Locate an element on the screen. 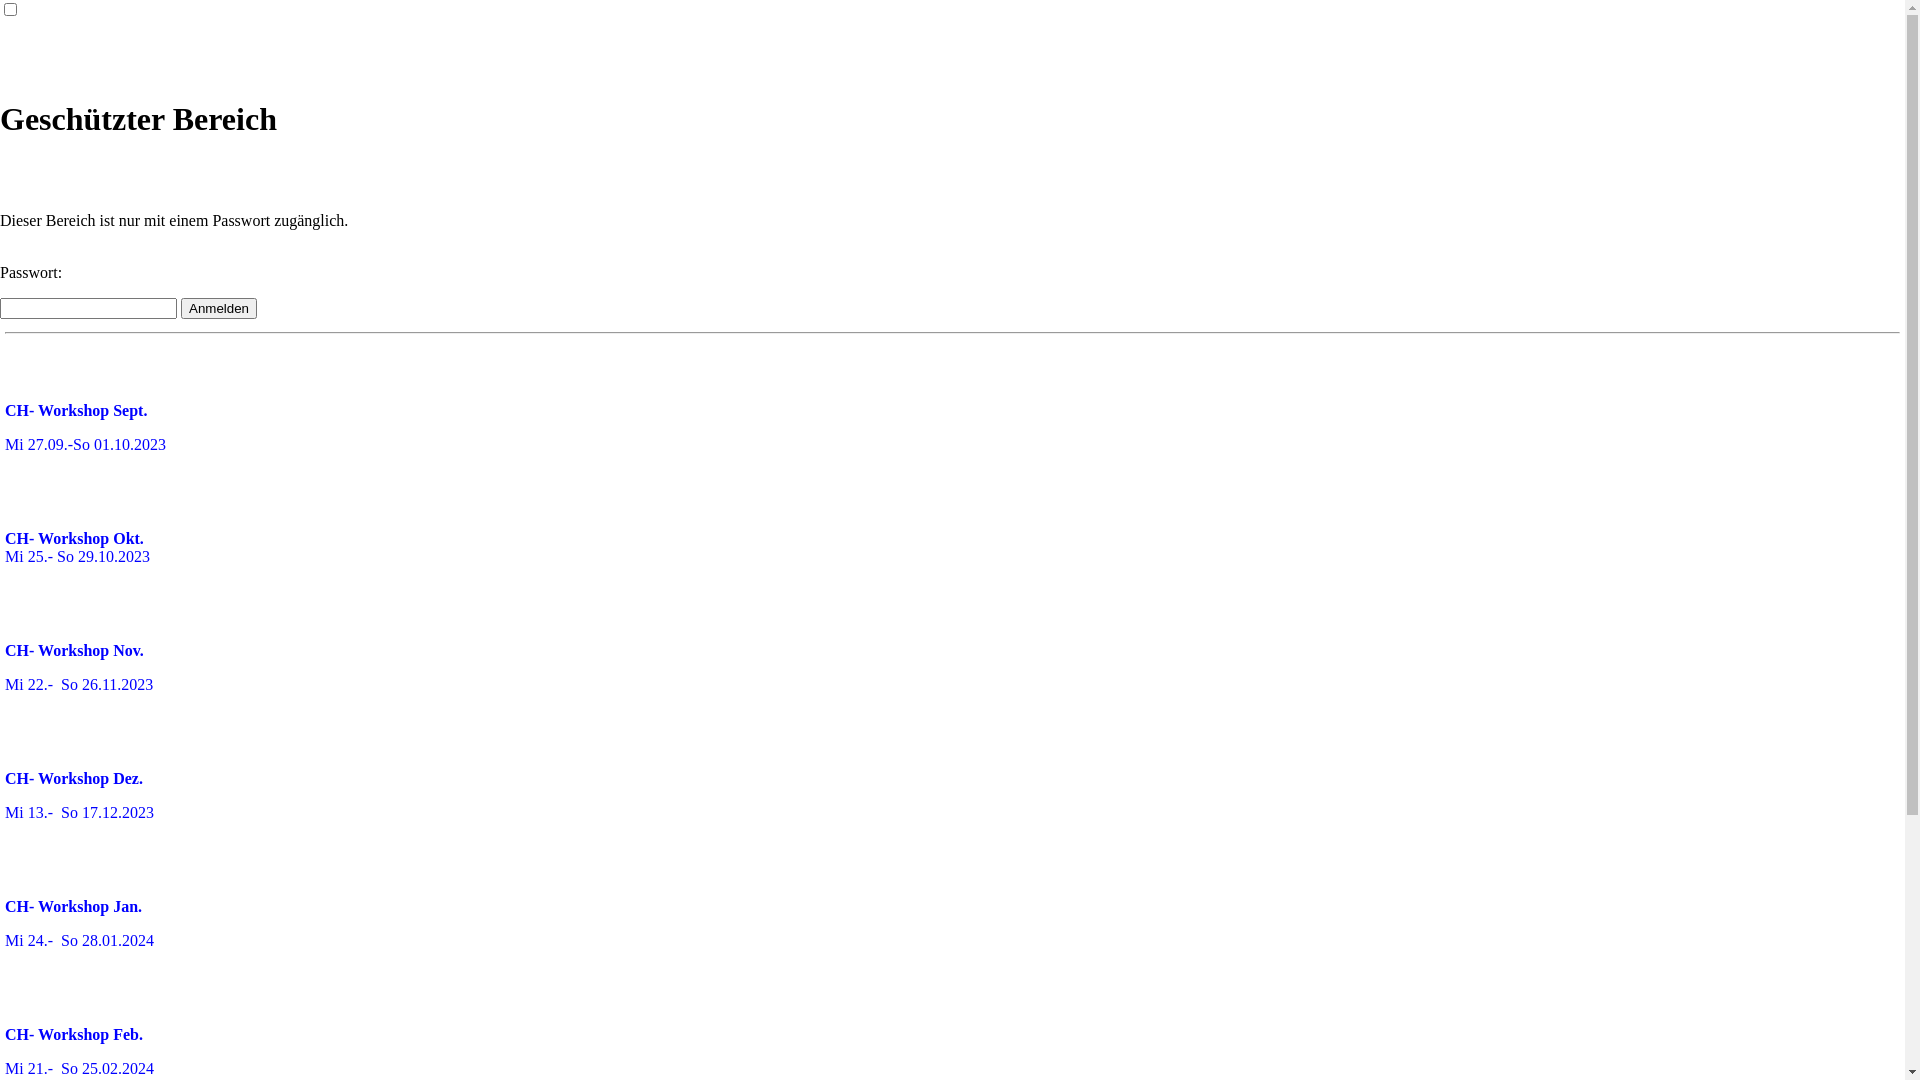 Image resolution: width=1920 pixels, height=1080 pixels. 'Anmelden' is located at coordinates (219, 308).